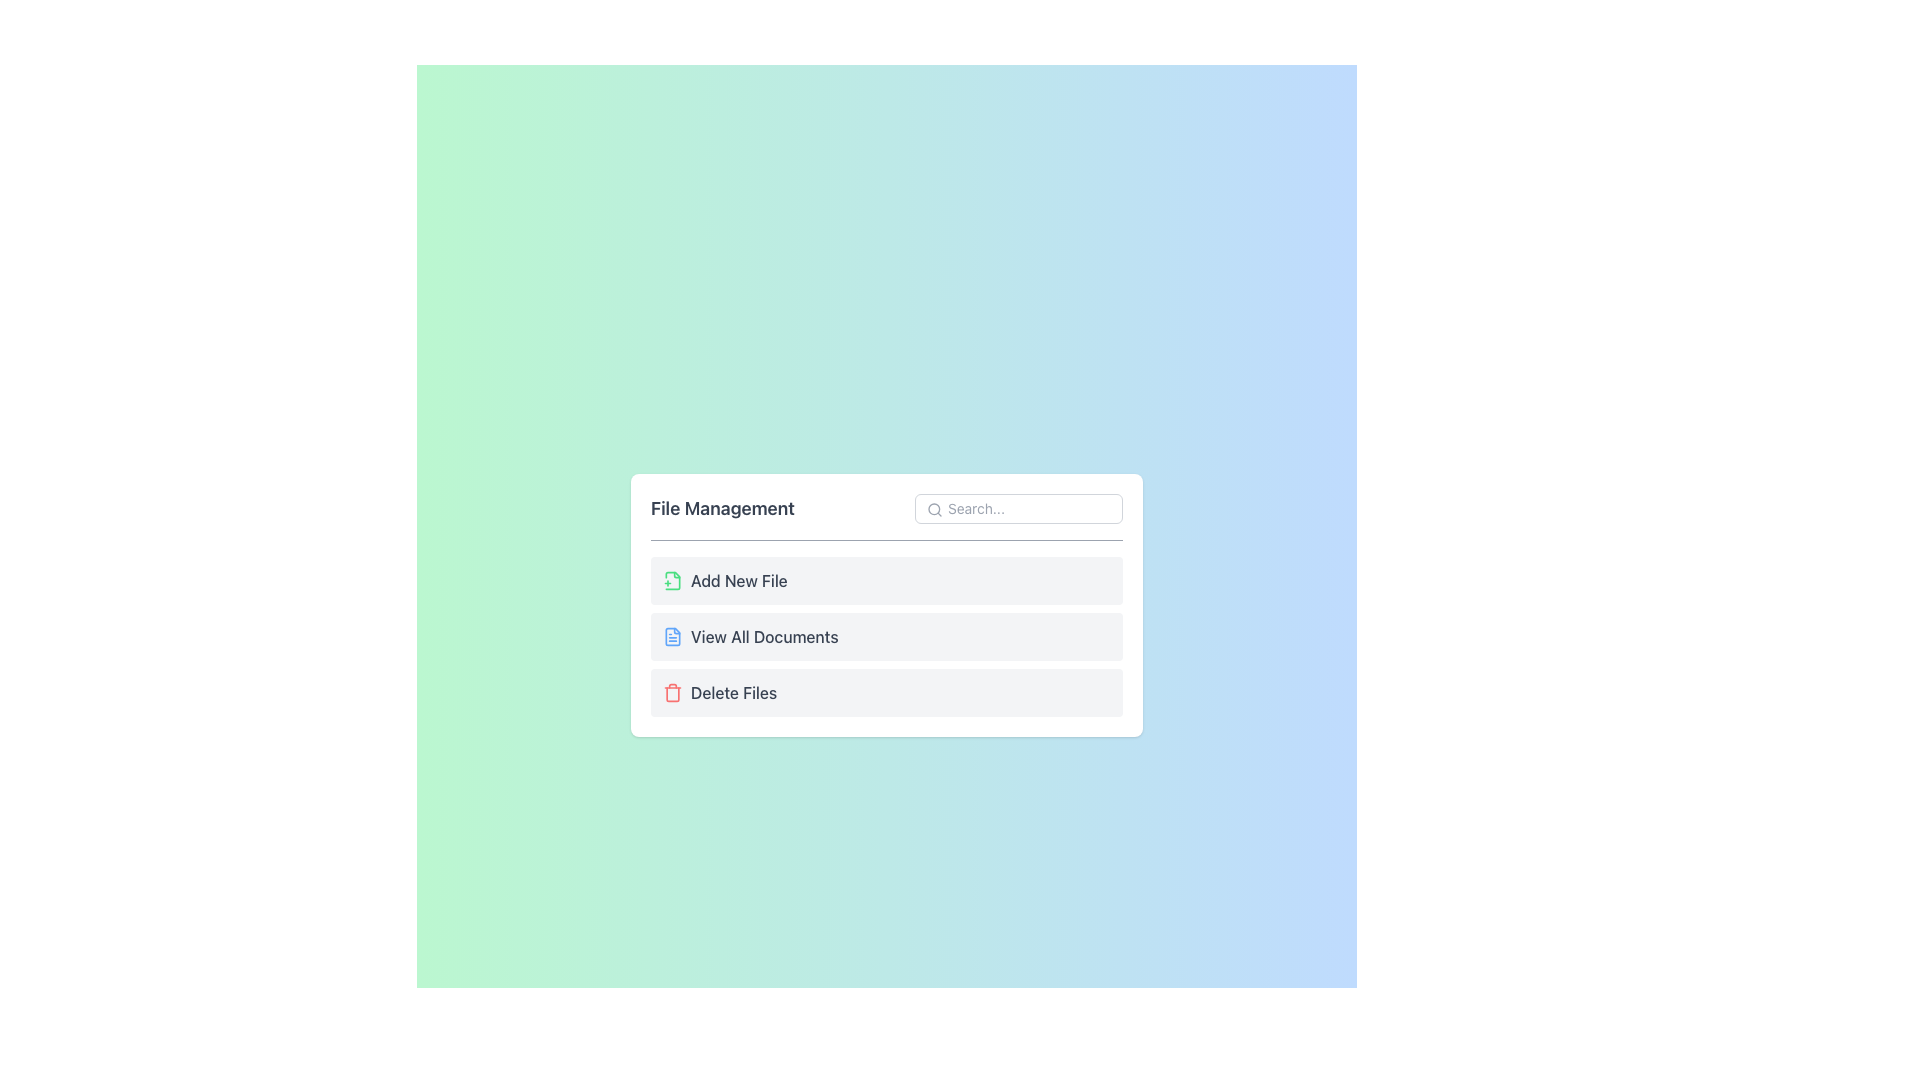 The height and width of the screenshot is (1080, 1920). I want to click on the 'View Documents' button located in the 'File Management' section to observe the subtle color change effect, so click(886, 636).